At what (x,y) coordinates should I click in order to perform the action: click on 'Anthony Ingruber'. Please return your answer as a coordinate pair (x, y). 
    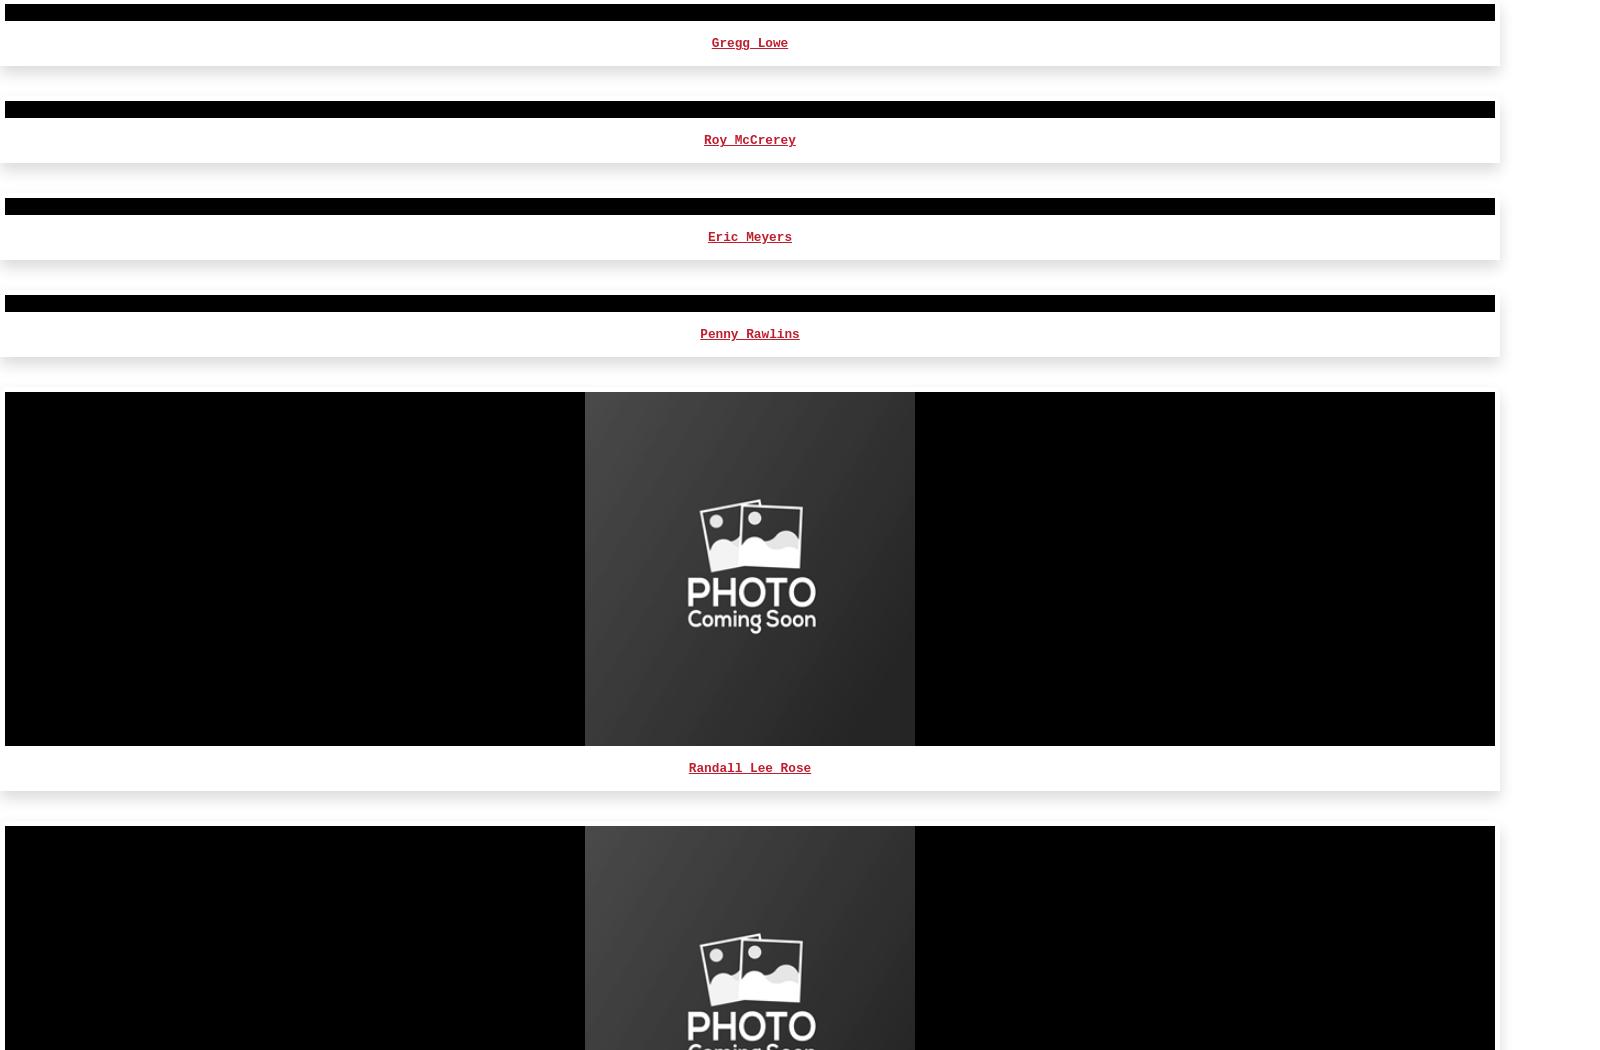
    Looking at the image, I should click on (688, 956).